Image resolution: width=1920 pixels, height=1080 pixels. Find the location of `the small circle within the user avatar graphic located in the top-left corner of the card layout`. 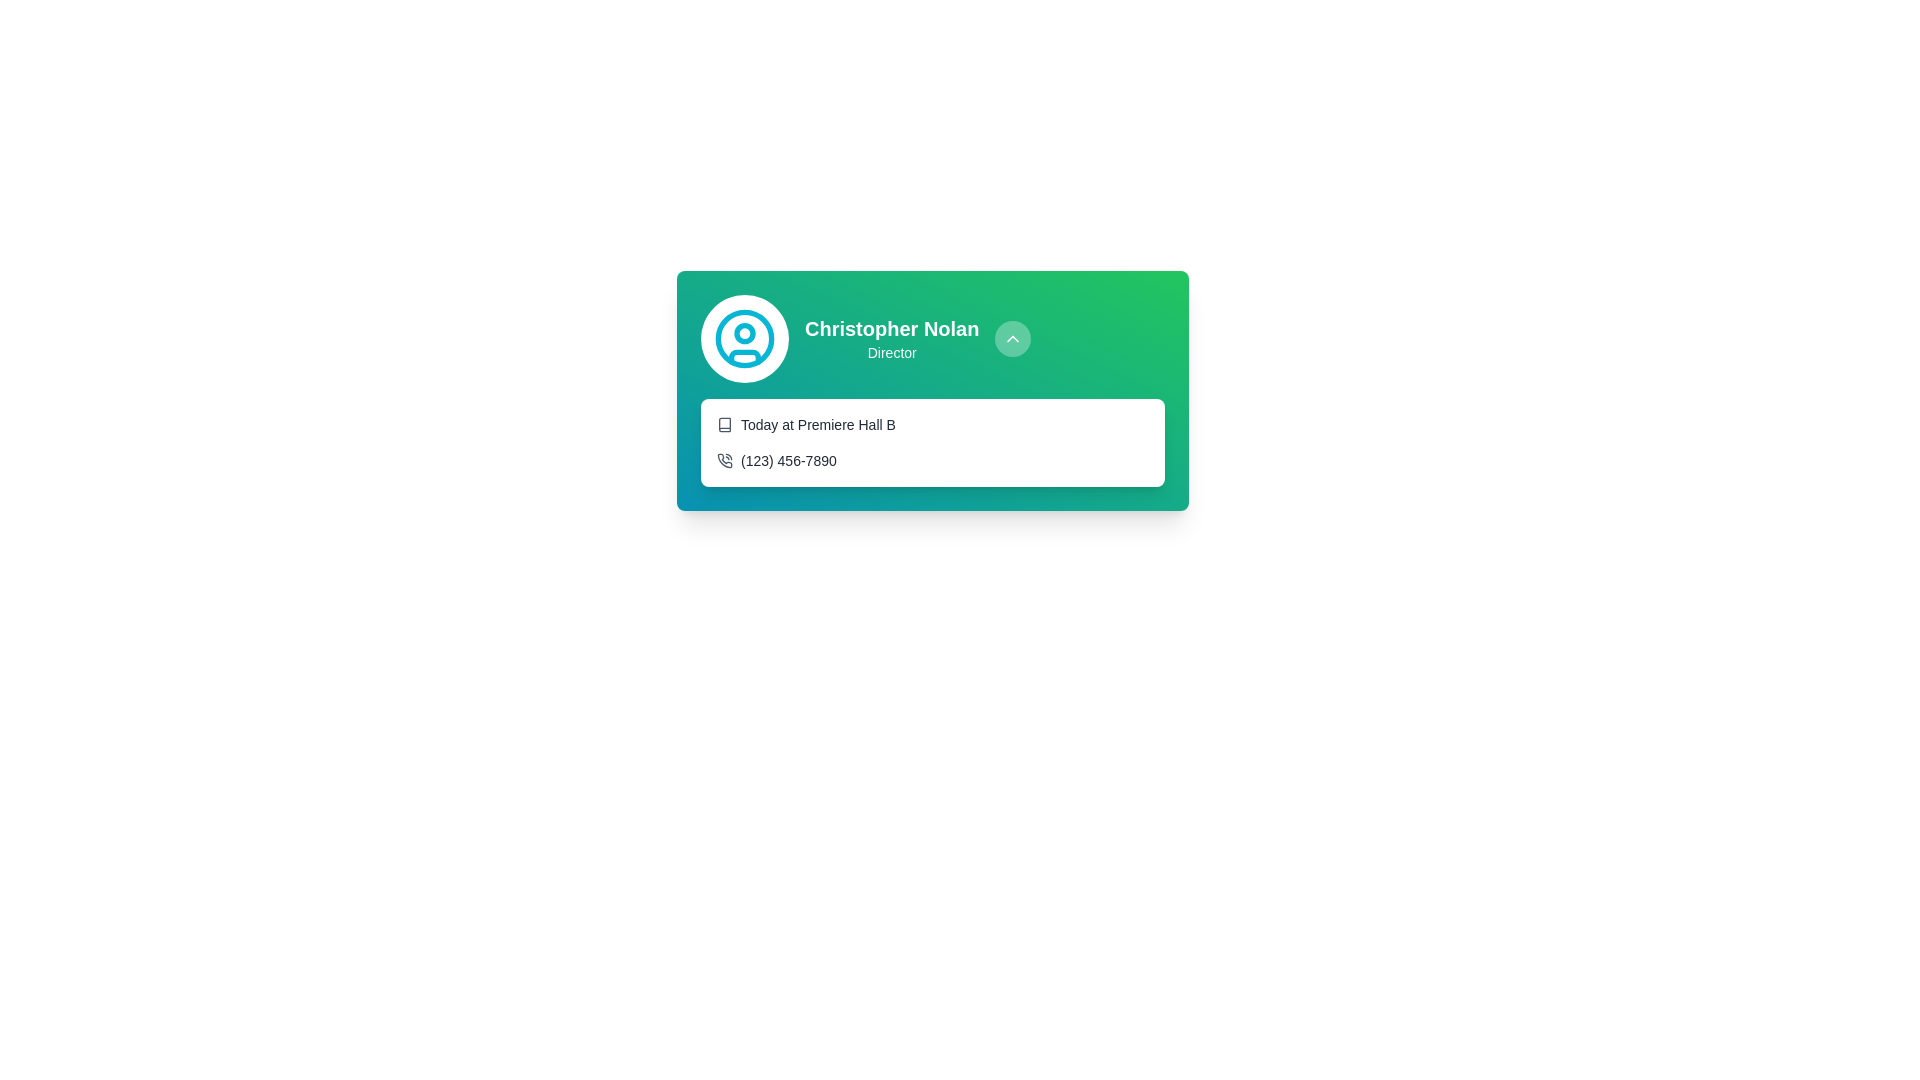

the small circle within the user avatar graphic located in the top-left corner of the card layout is located at coordinates (743, 331).